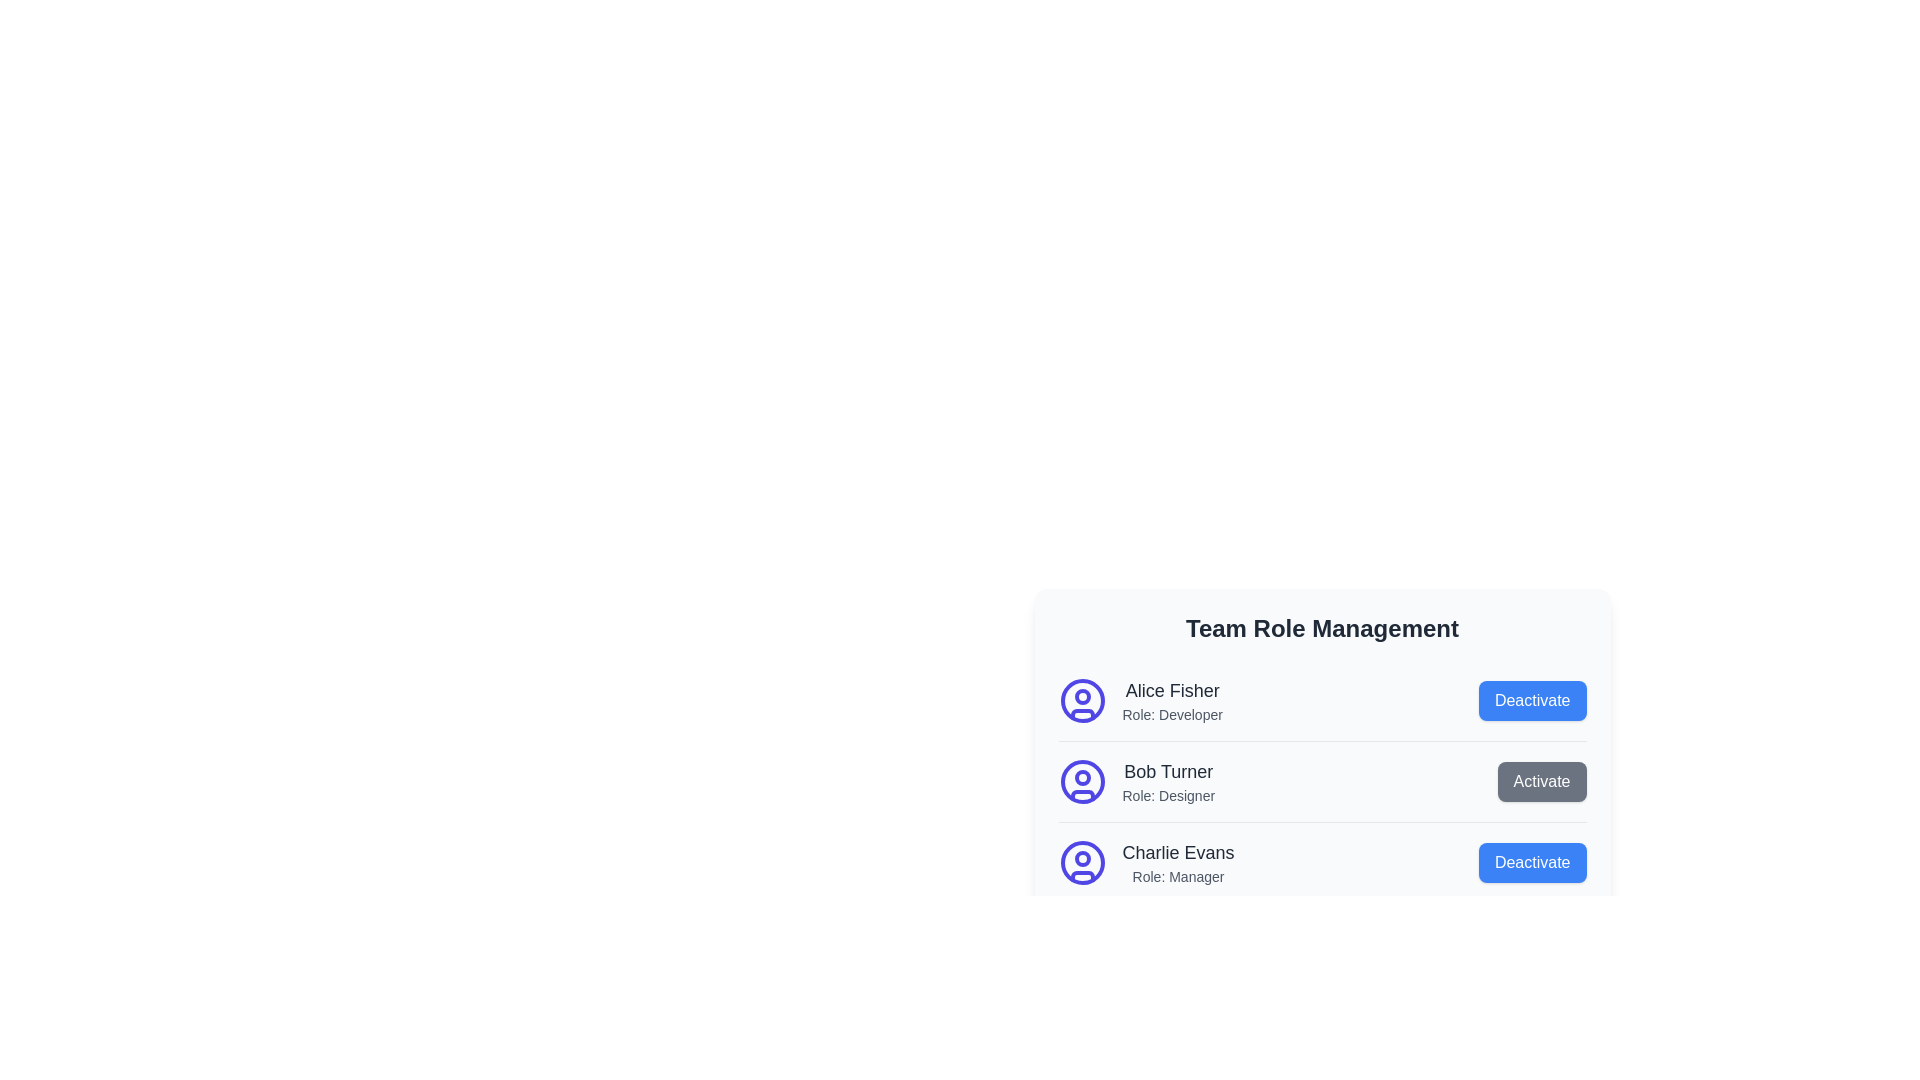 The height and width of the screenshot is (1080, 1920). I want to click on the text label displaying 'Alice Fisher', which is positioned within the 'Team Role Management' section, to use it as a reference for adjacent elements, so click(1172, 689).